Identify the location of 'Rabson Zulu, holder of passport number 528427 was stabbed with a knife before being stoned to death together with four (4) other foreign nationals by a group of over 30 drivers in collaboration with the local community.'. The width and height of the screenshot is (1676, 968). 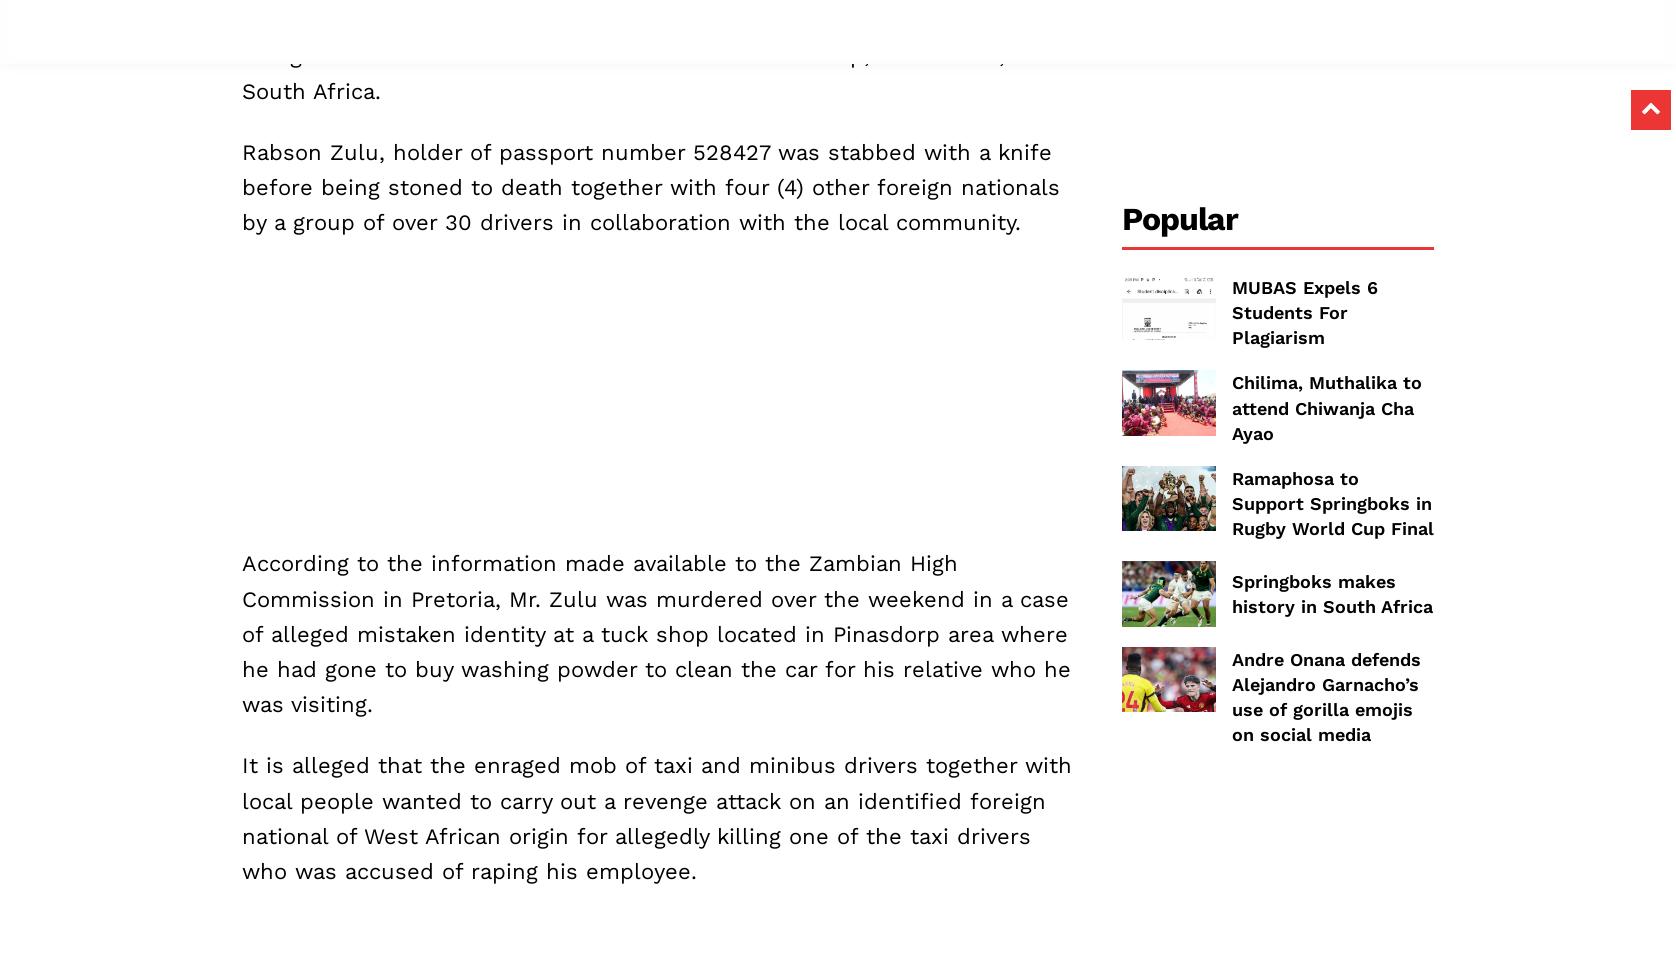
(649, 187).